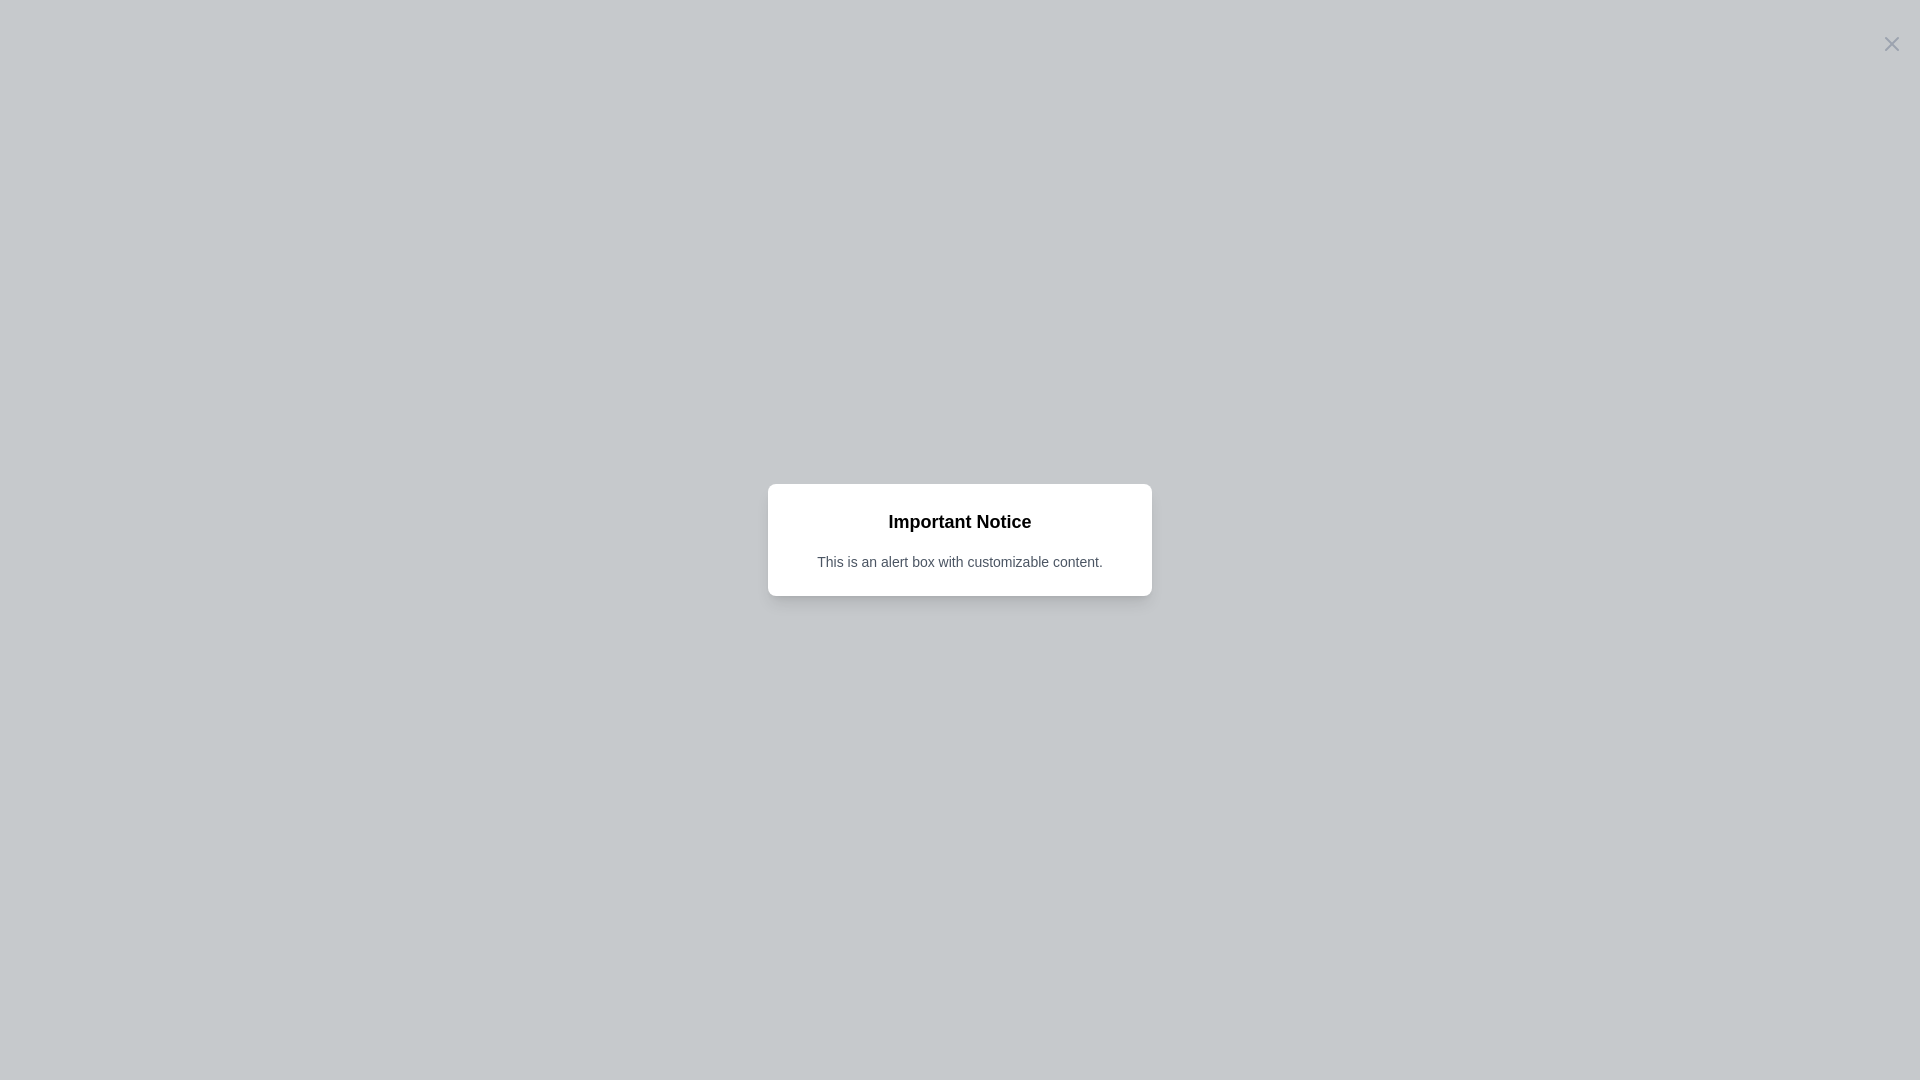 This screenshot has height=1080, width=1920. I want to click on the text label displaying the message 'This is an alert box with customizable content.' which is styled in a small gray font and positioned below the title 'Important Notice' in the alert box, so click(960, 562).